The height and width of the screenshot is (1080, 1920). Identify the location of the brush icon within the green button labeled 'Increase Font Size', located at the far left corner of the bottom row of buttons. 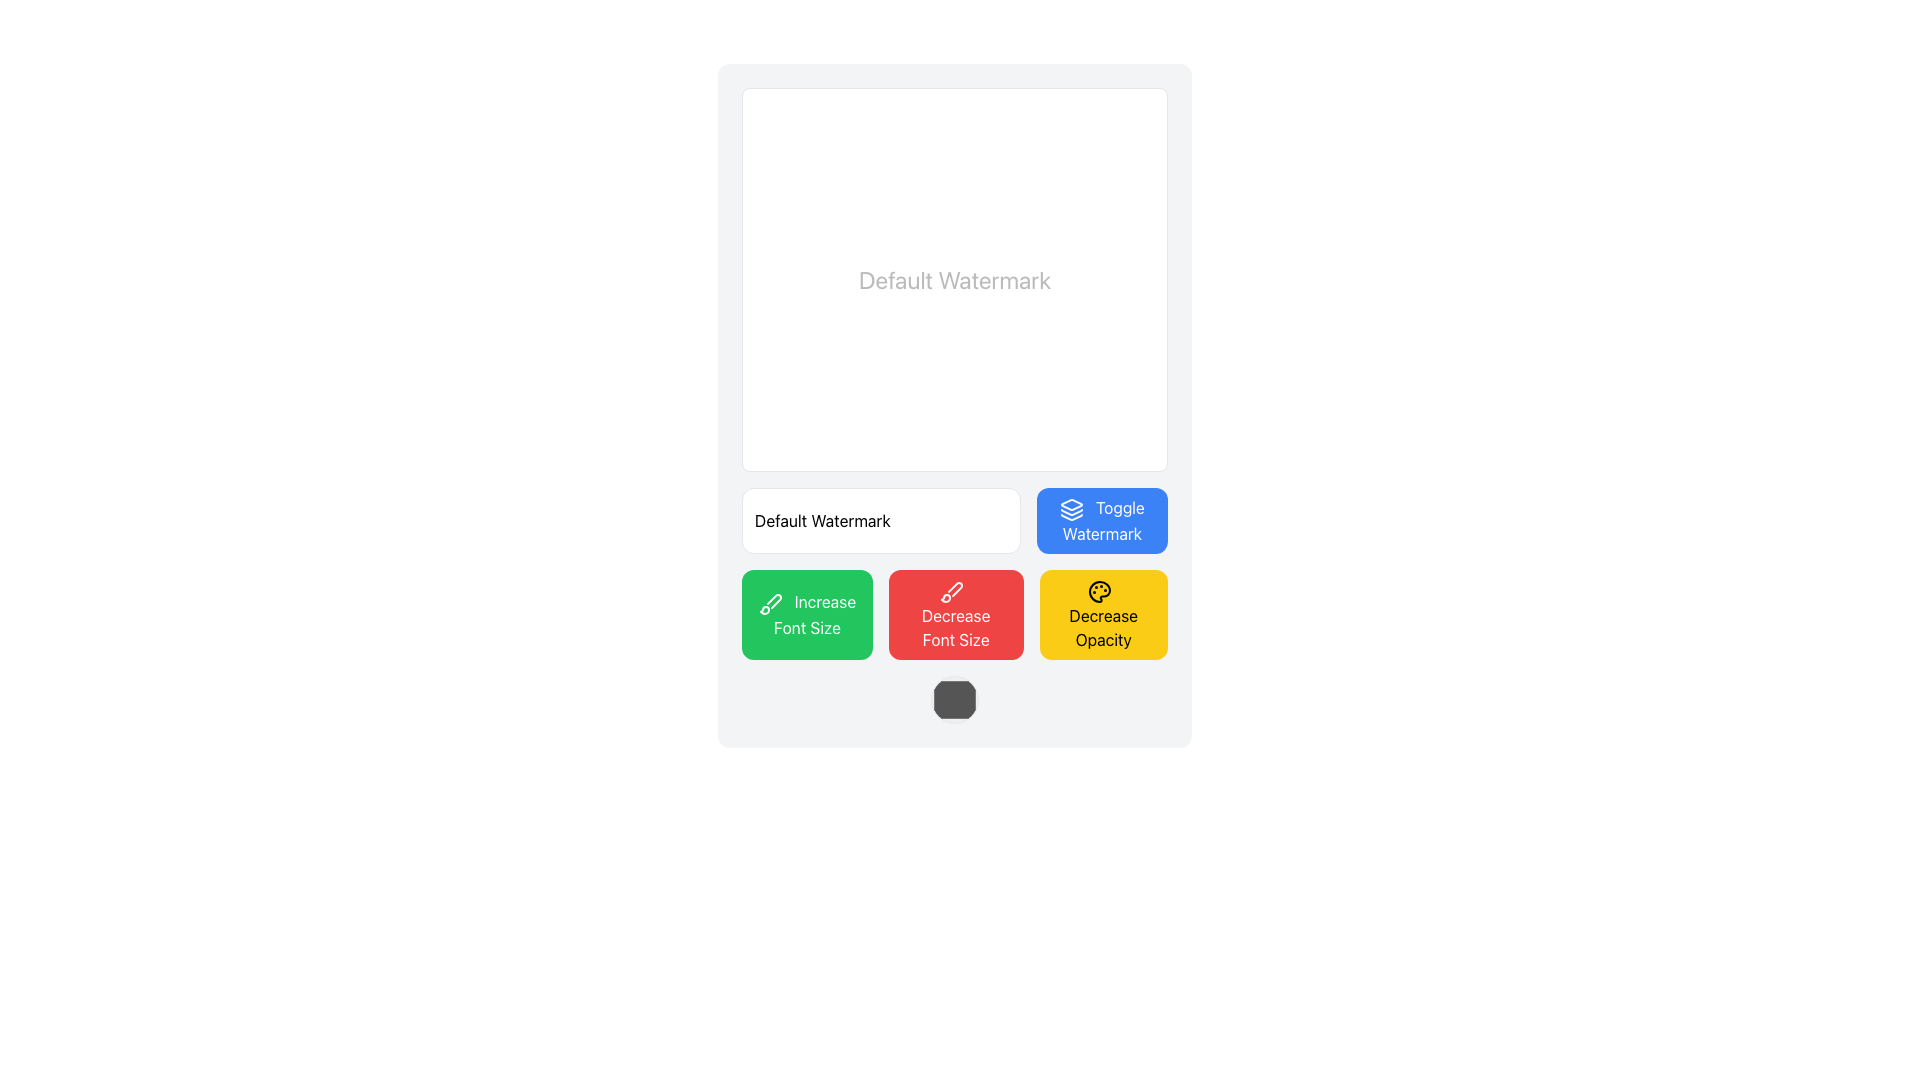
(769, 602).